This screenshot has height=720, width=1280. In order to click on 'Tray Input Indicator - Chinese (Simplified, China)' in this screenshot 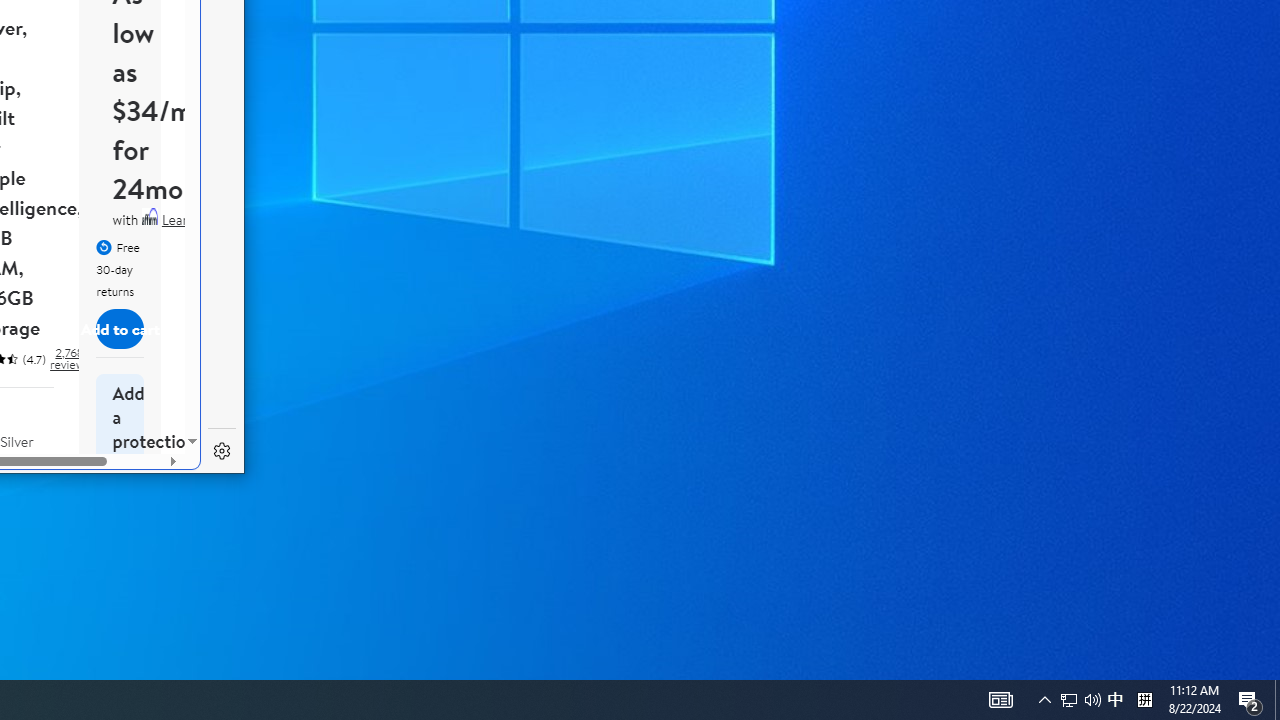, I will do `click(1144, 698)`.